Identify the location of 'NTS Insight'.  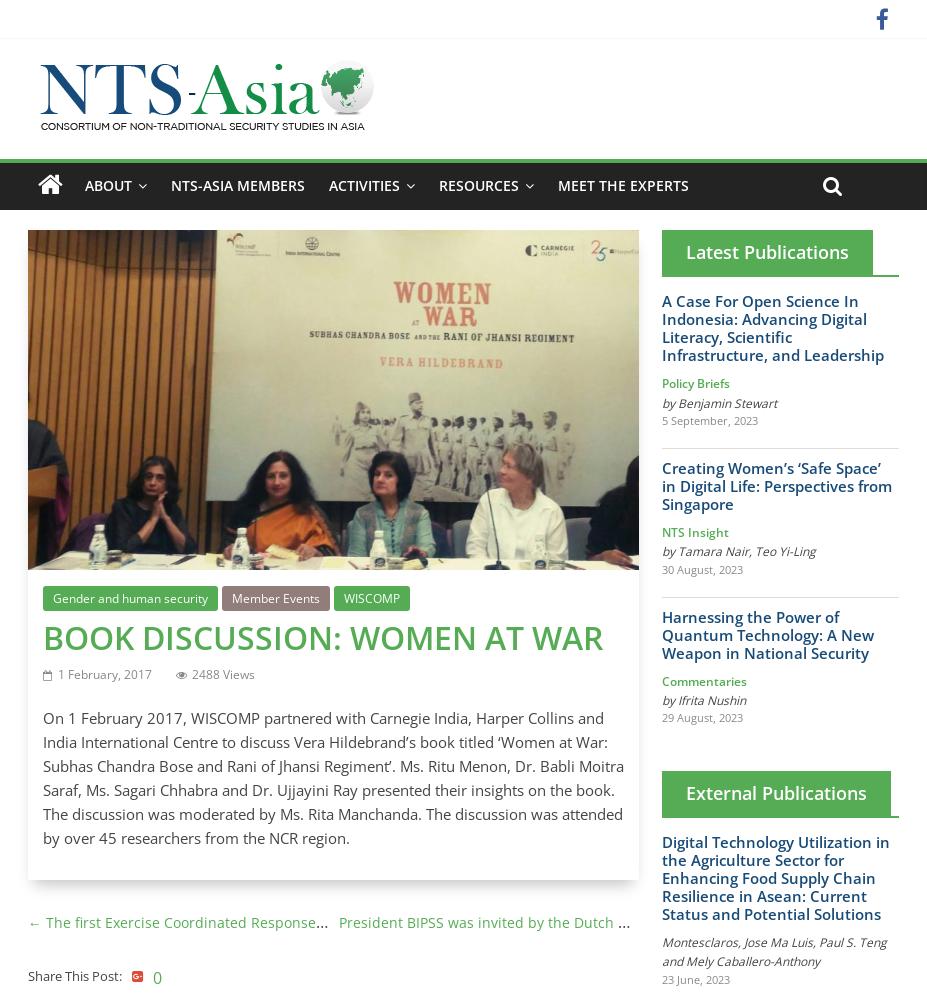
(660, 532).